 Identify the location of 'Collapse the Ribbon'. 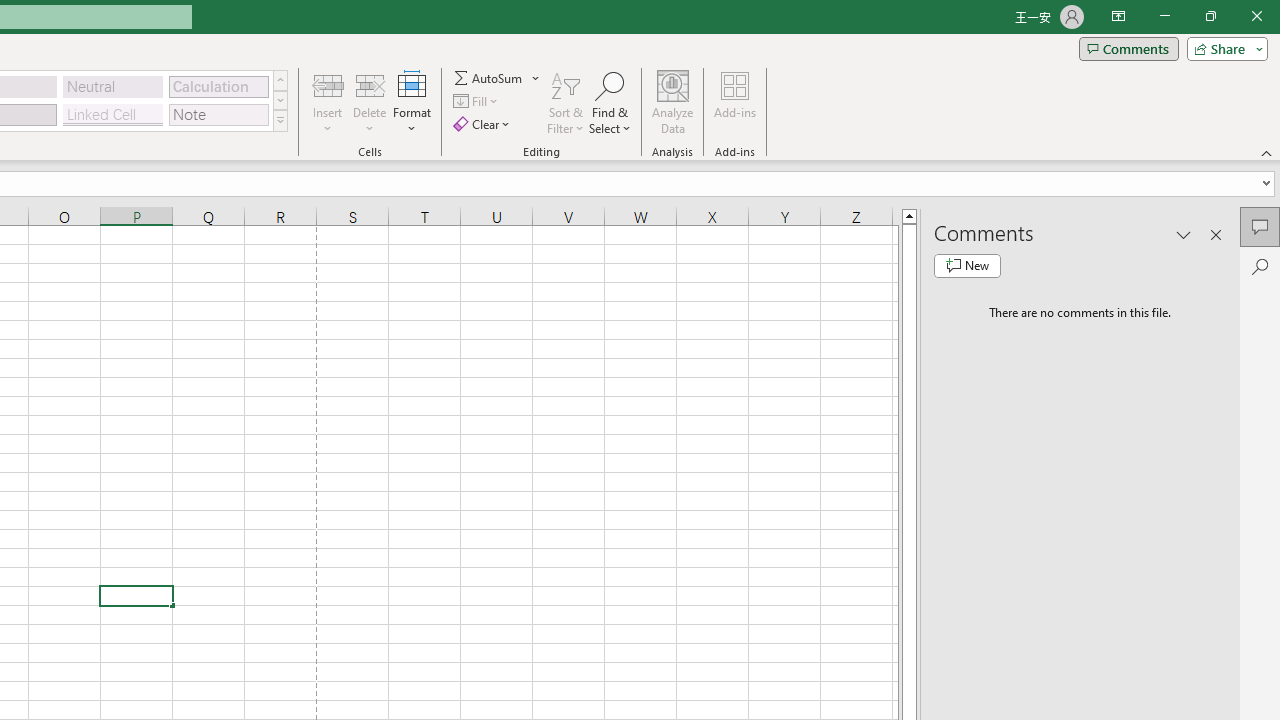
(1266, 152).